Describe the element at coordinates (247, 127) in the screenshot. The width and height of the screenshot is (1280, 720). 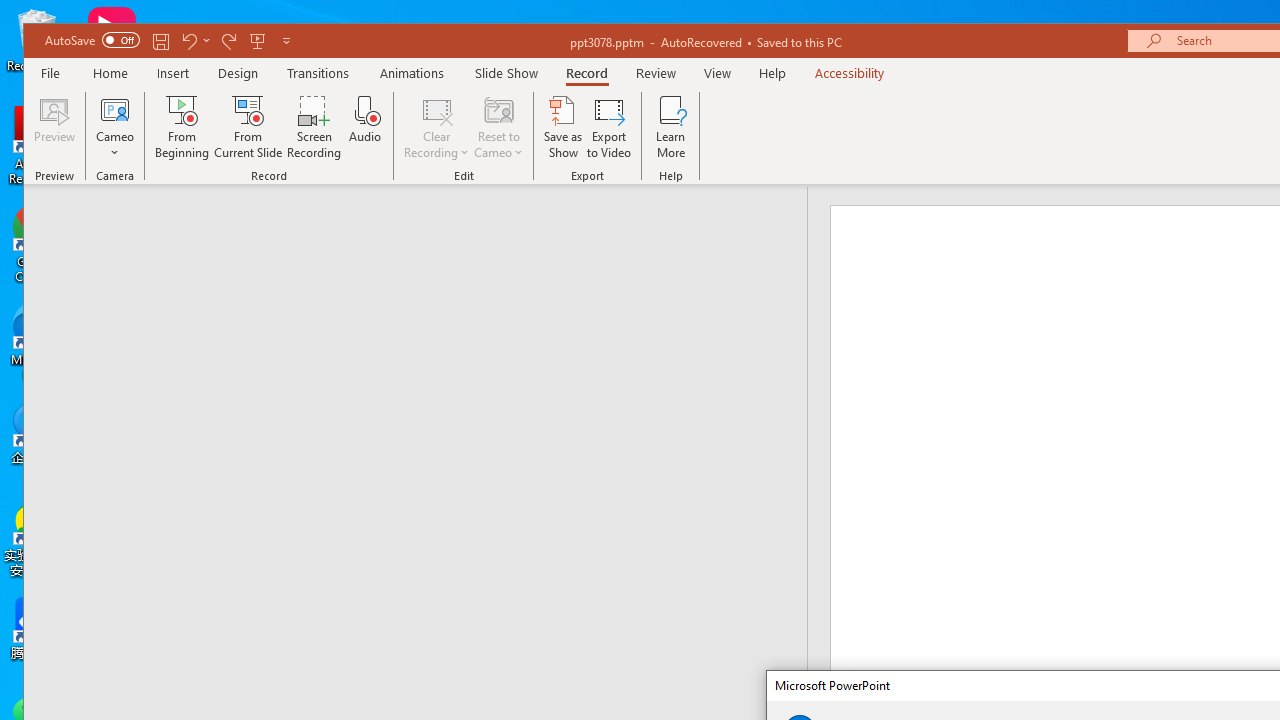
I see `'From Current Slide...'` at that location.